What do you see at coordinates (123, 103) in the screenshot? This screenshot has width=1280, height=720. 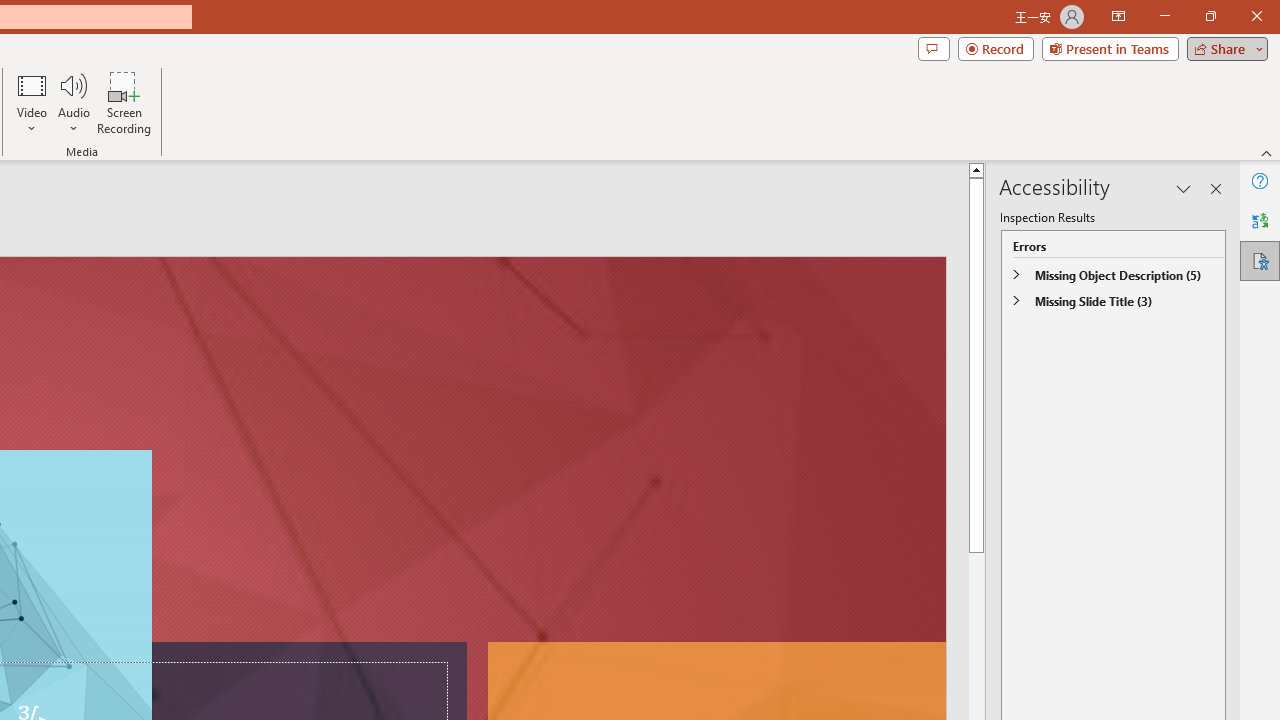 I see `'Screen Recording...'` at bounding box center [123, 103].